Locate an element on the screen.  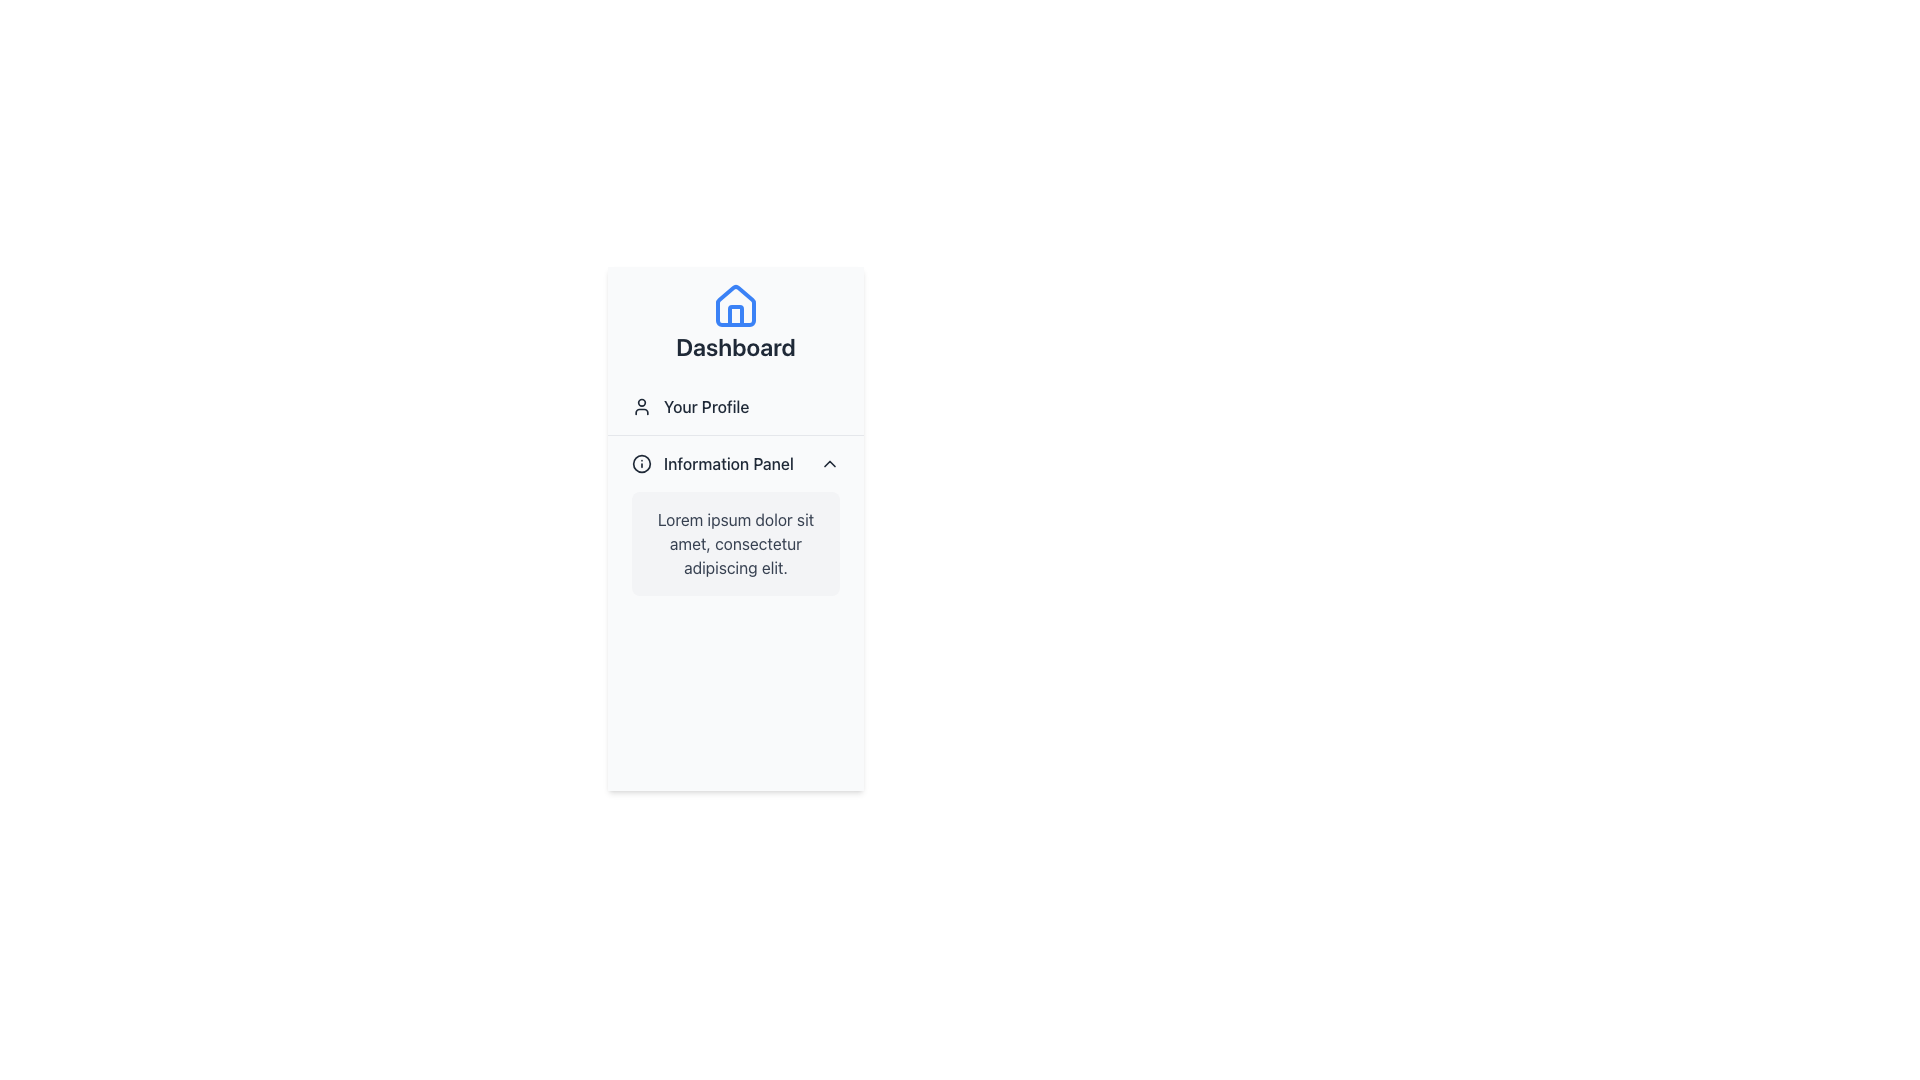
the Text label with an accompanying icon in the left-hand sidebar, located beneath the 'Your Profile' entry, which indicates the content of the collapsible information panel is located at coordinates (712, 463).